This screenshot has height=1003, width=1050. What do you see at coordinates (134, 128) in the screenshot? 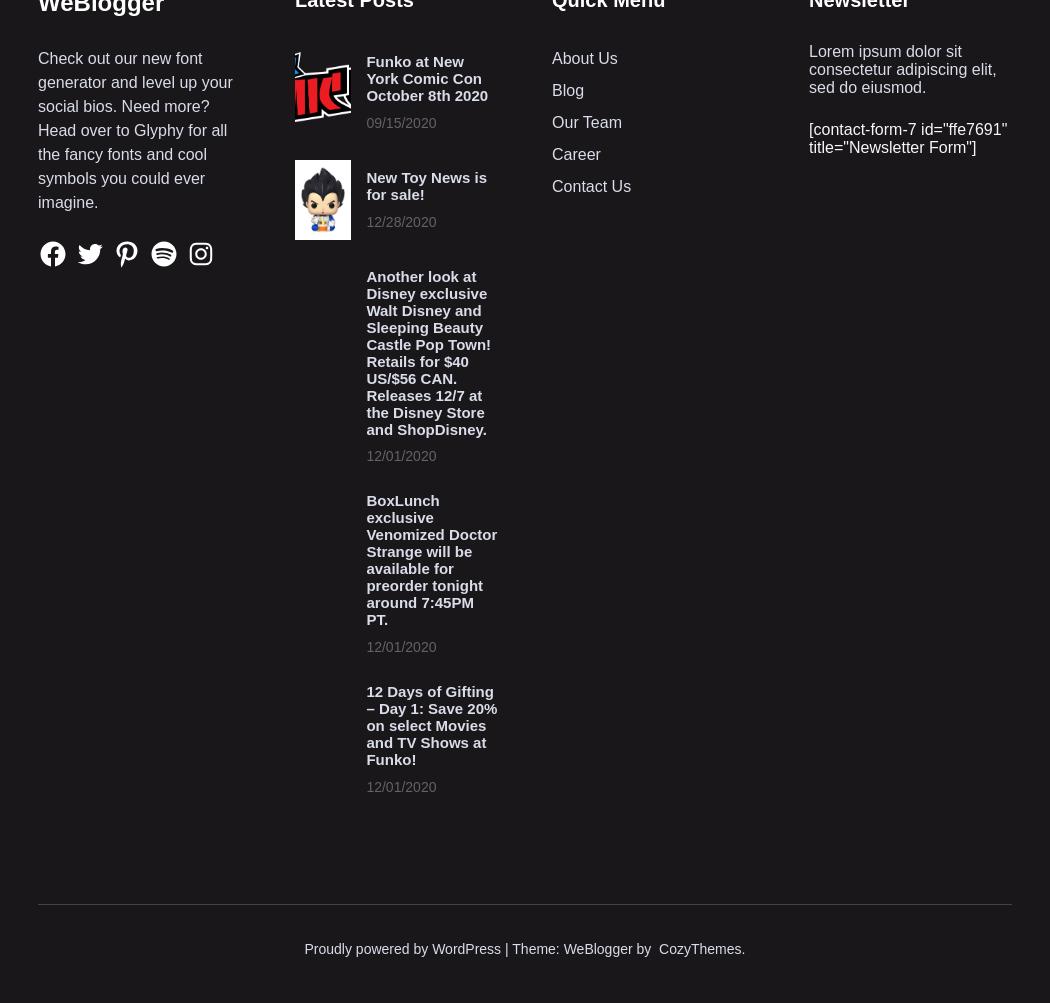
I see `'Check out our new font generator and level up your social bios. Need more? Head over to Glyphy for all the fancy fonts and cool symbols you could ever imagine.'` at bounding box center [134, 128].